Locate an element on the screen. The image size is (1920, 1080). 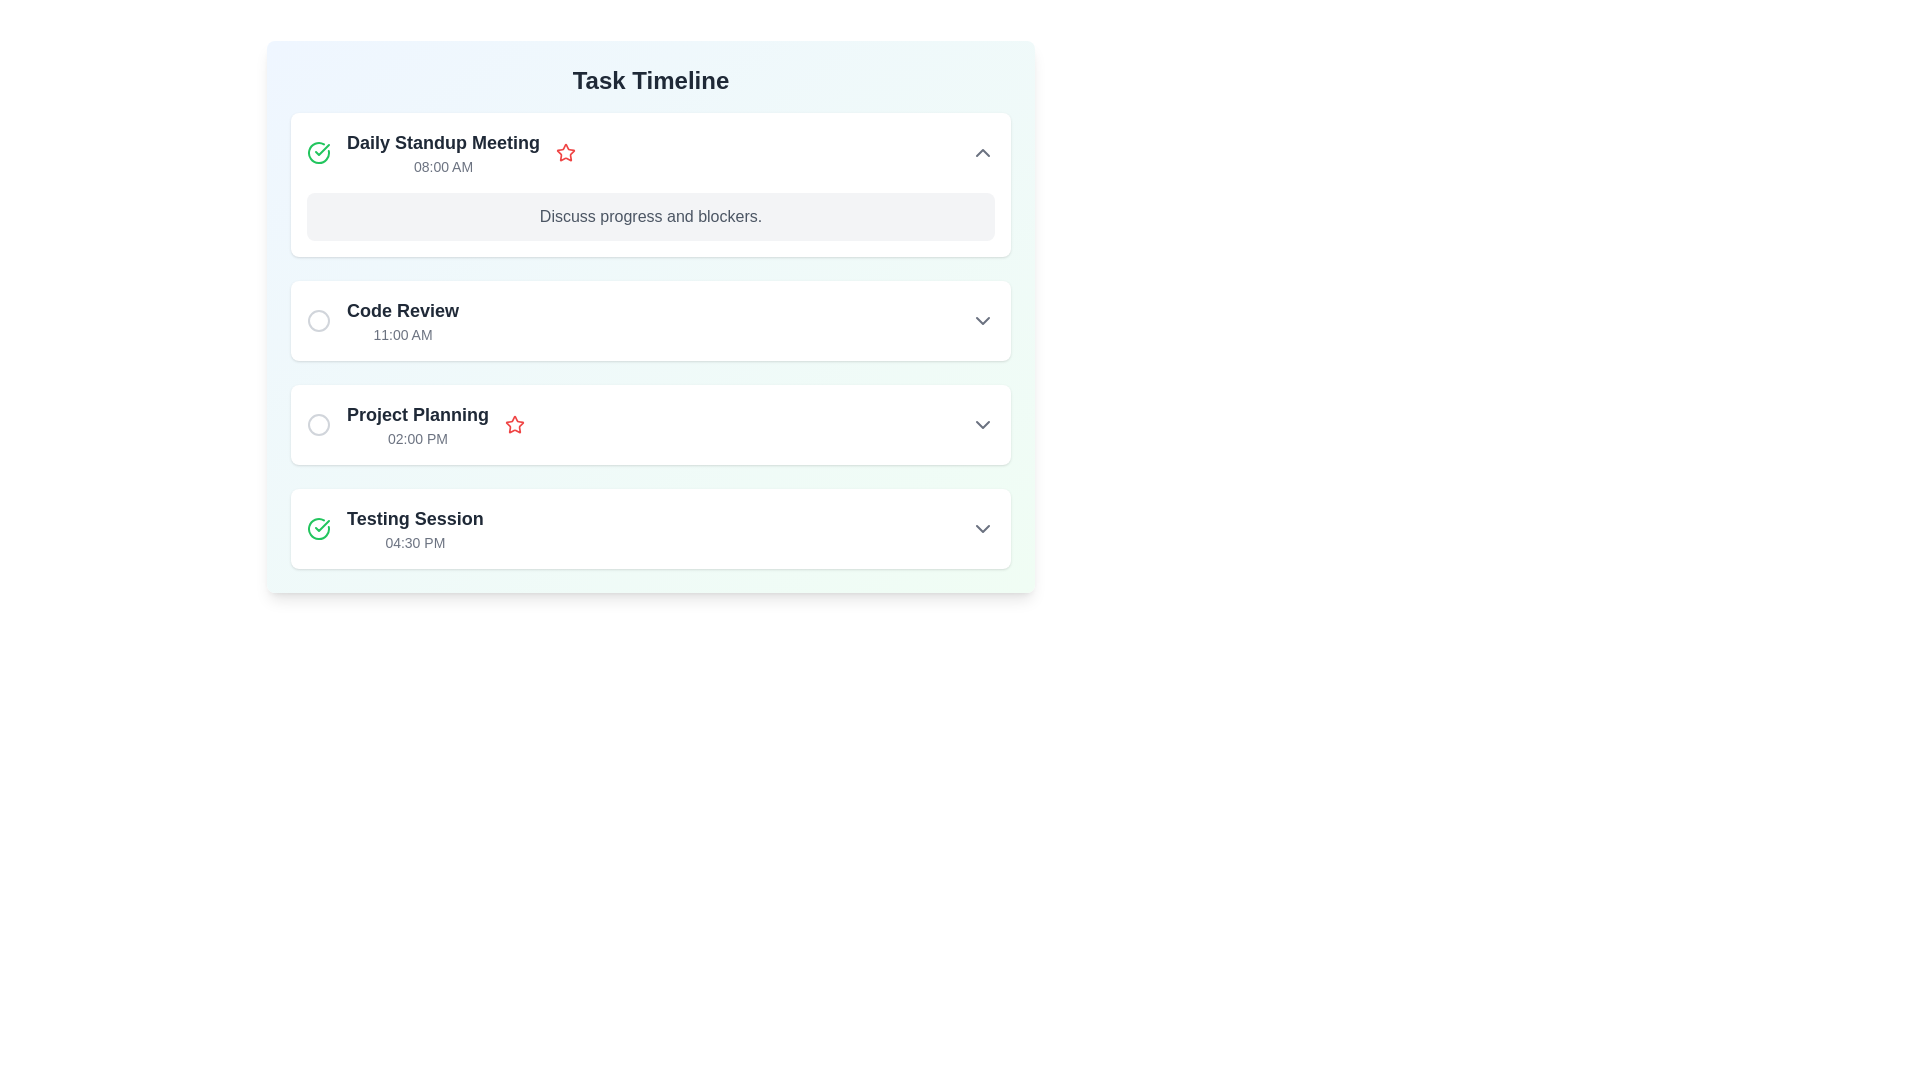
the static text label titled 'Code Review' located in the second task card of the timeline interface, positioned above the '11:00 AM' timestamp is located at coordinates (402, 311).